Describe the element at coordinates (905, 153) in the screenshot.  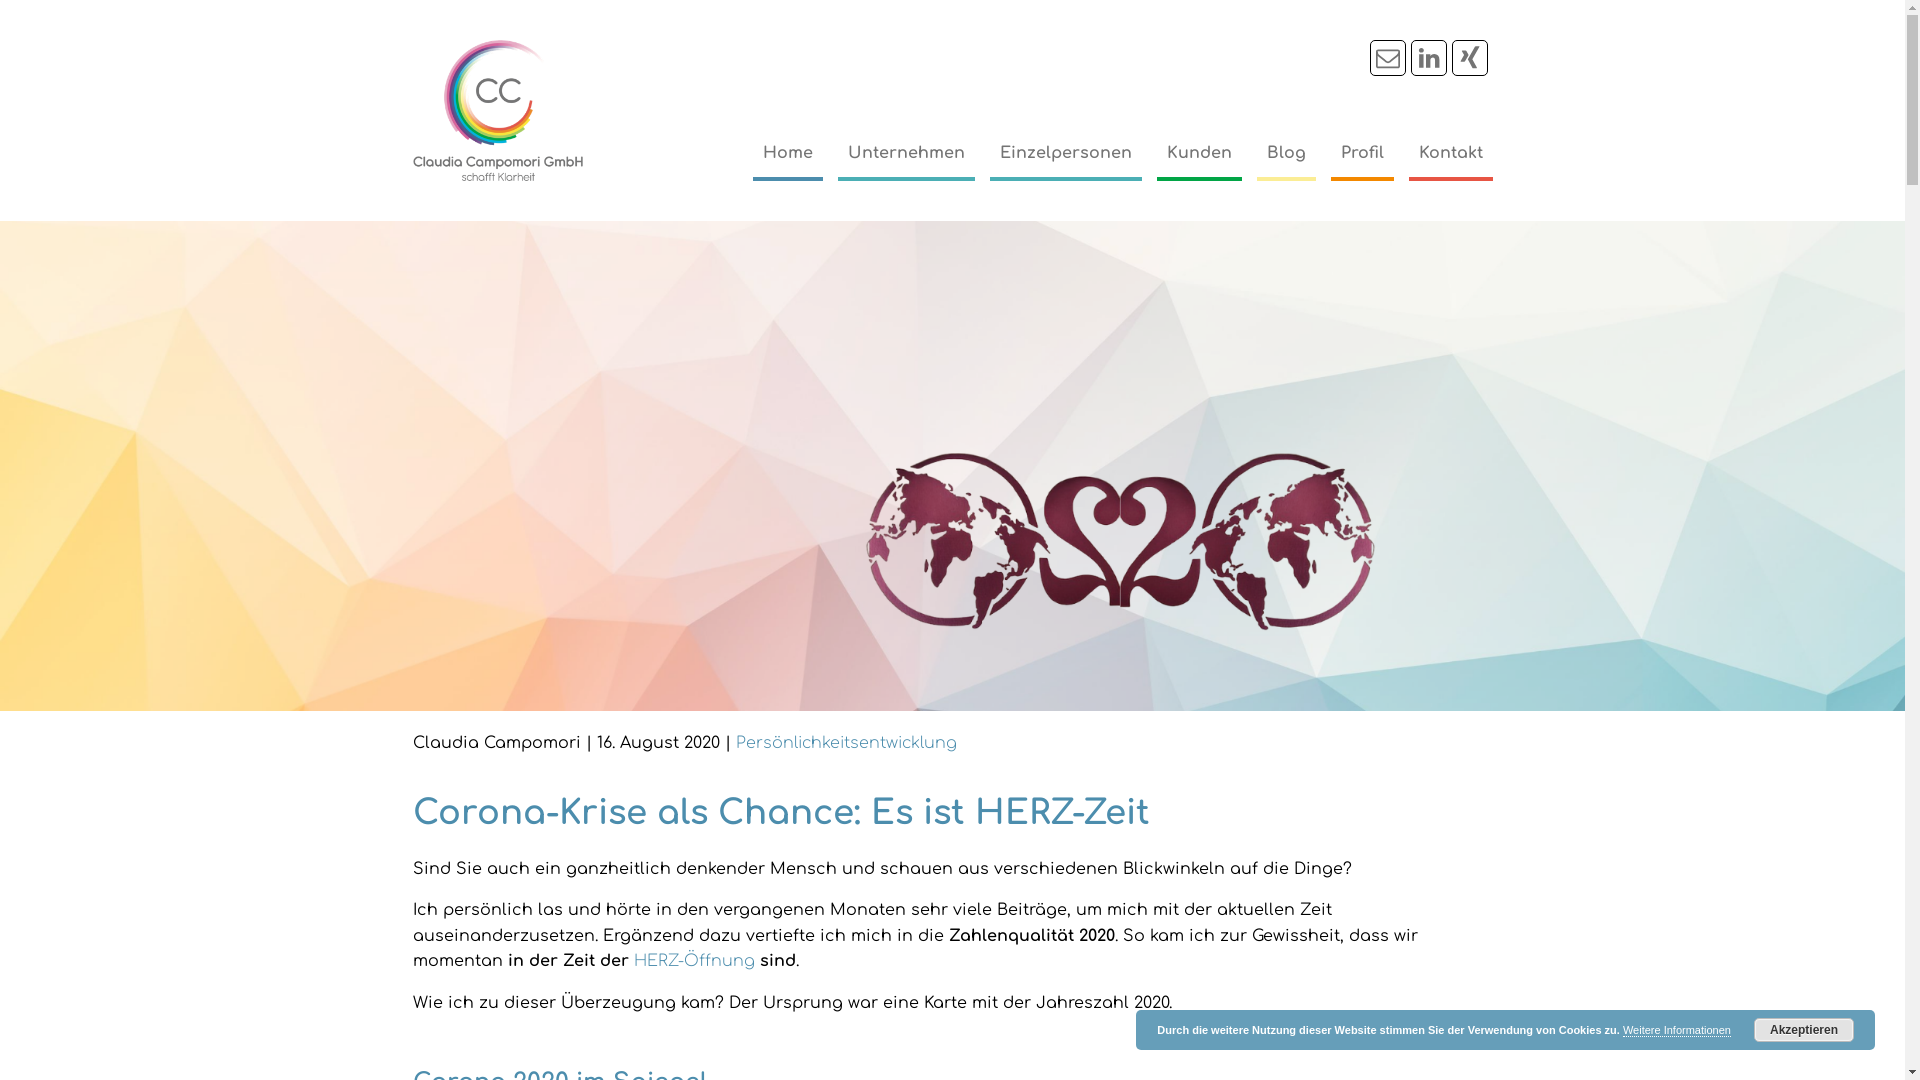
I see `'Unternehmen'` at that location.